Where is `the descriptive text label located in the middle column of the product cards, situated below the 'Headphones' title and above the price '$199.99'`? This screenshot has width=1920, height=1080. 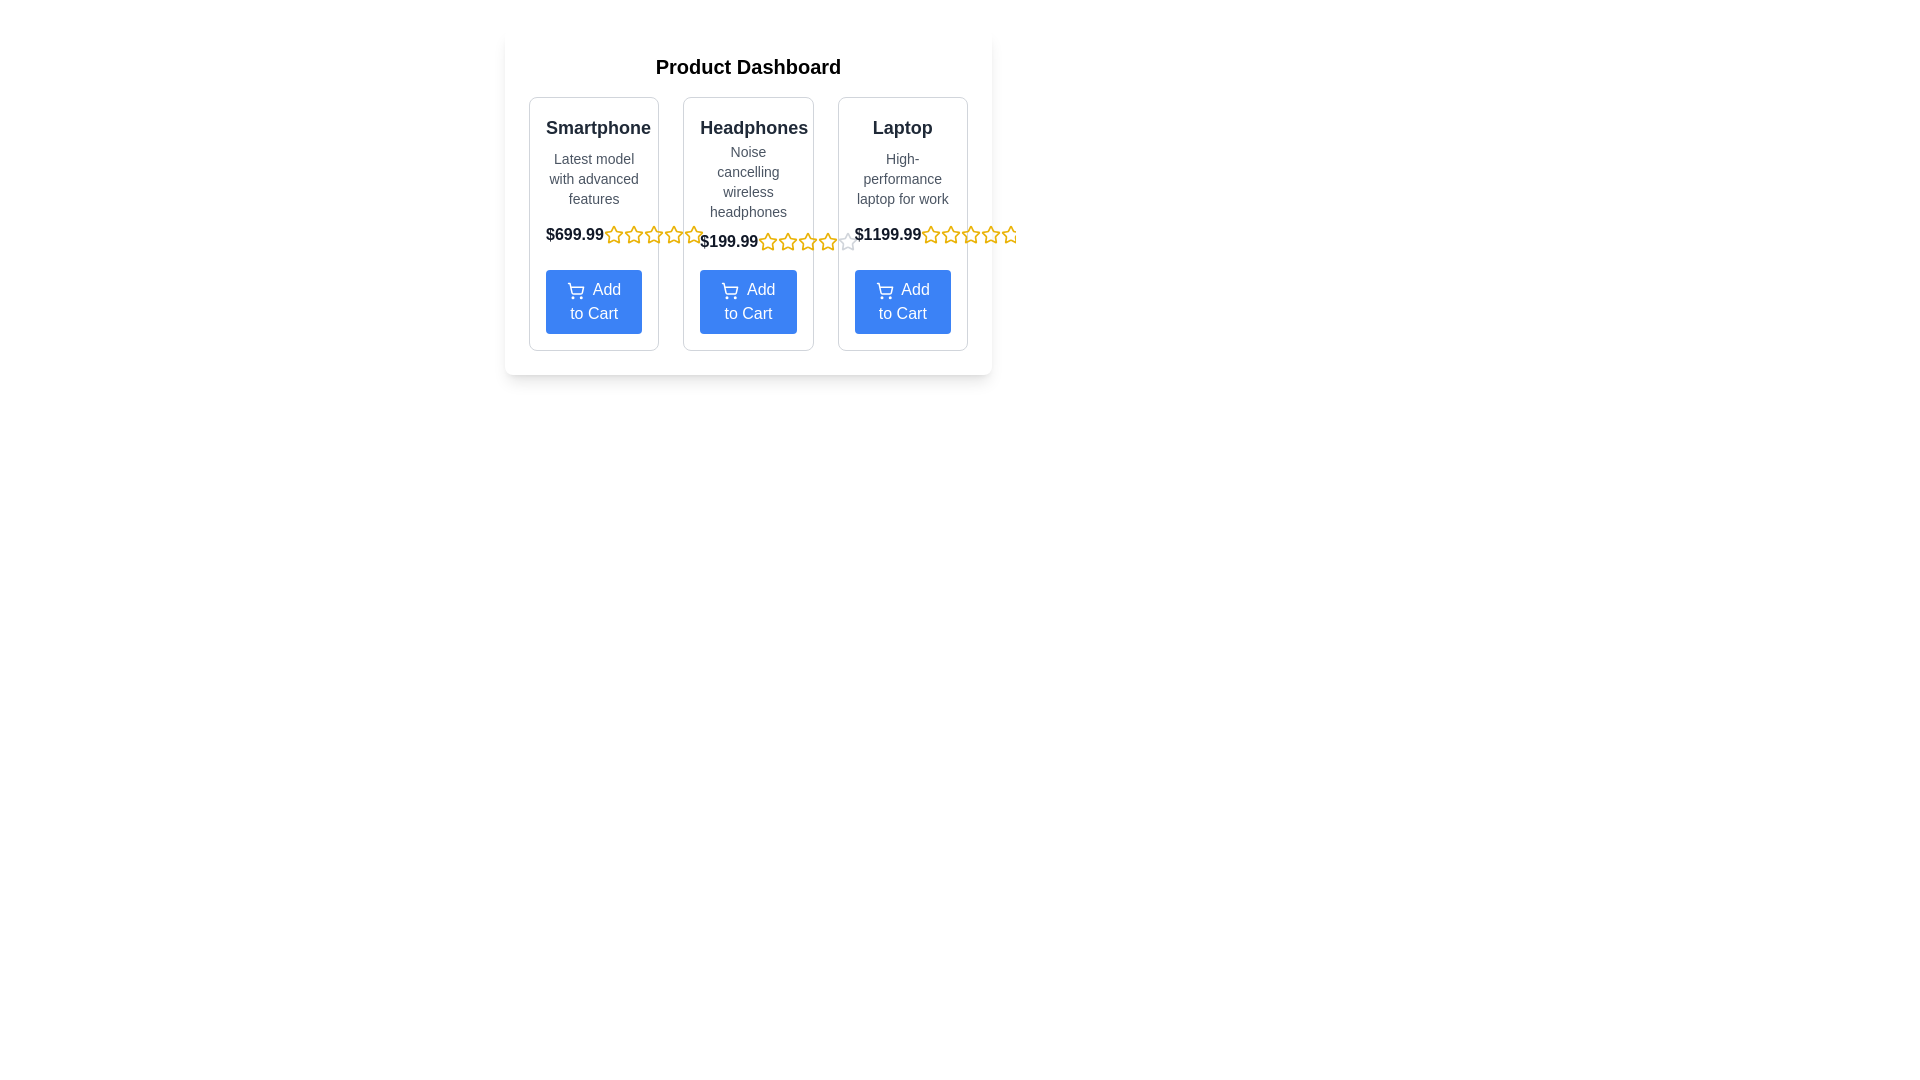
the descriptive text label located in the middle column of the product cards, situated below the 'Headphones' title and above the price '$199.99' is located at coordinates (747, 181).